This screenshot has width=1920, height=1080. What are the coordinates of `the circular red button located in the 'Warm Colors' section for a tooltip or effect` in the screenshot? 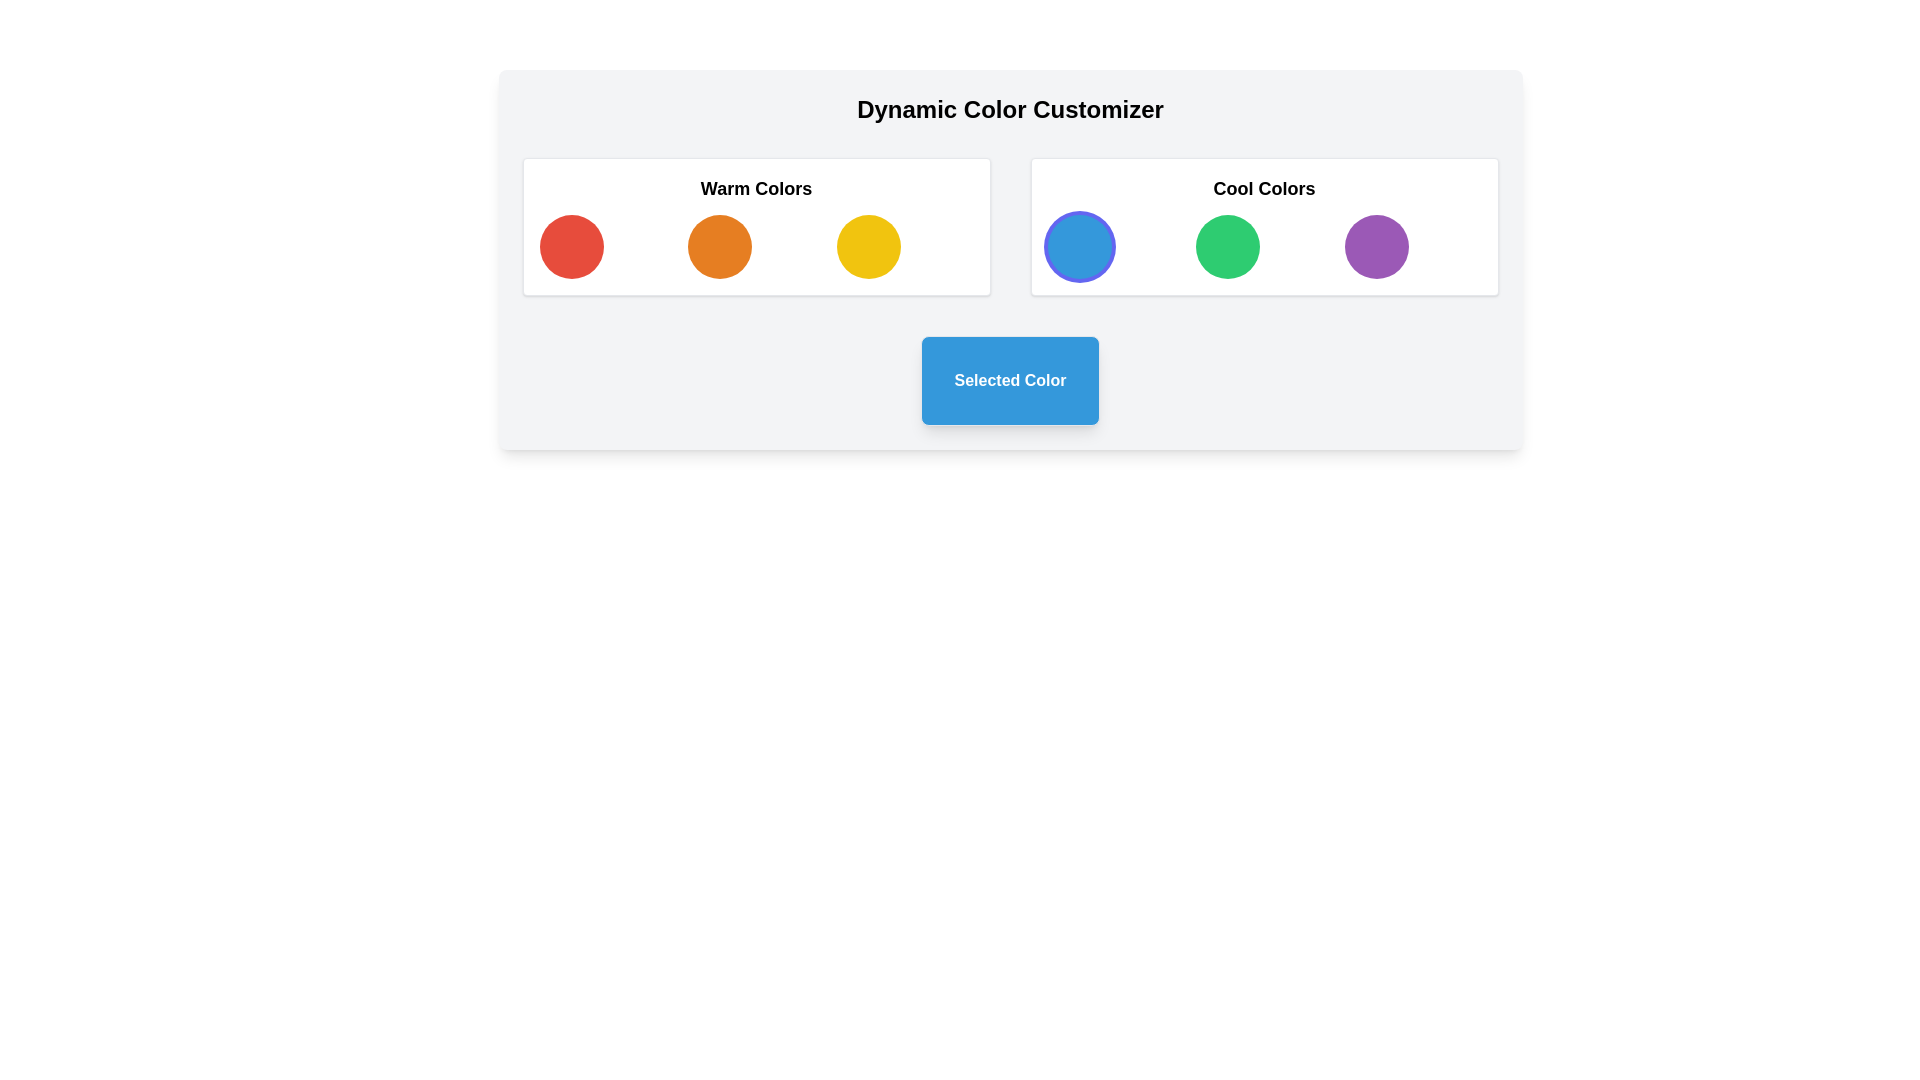 It's located at (570, 245).